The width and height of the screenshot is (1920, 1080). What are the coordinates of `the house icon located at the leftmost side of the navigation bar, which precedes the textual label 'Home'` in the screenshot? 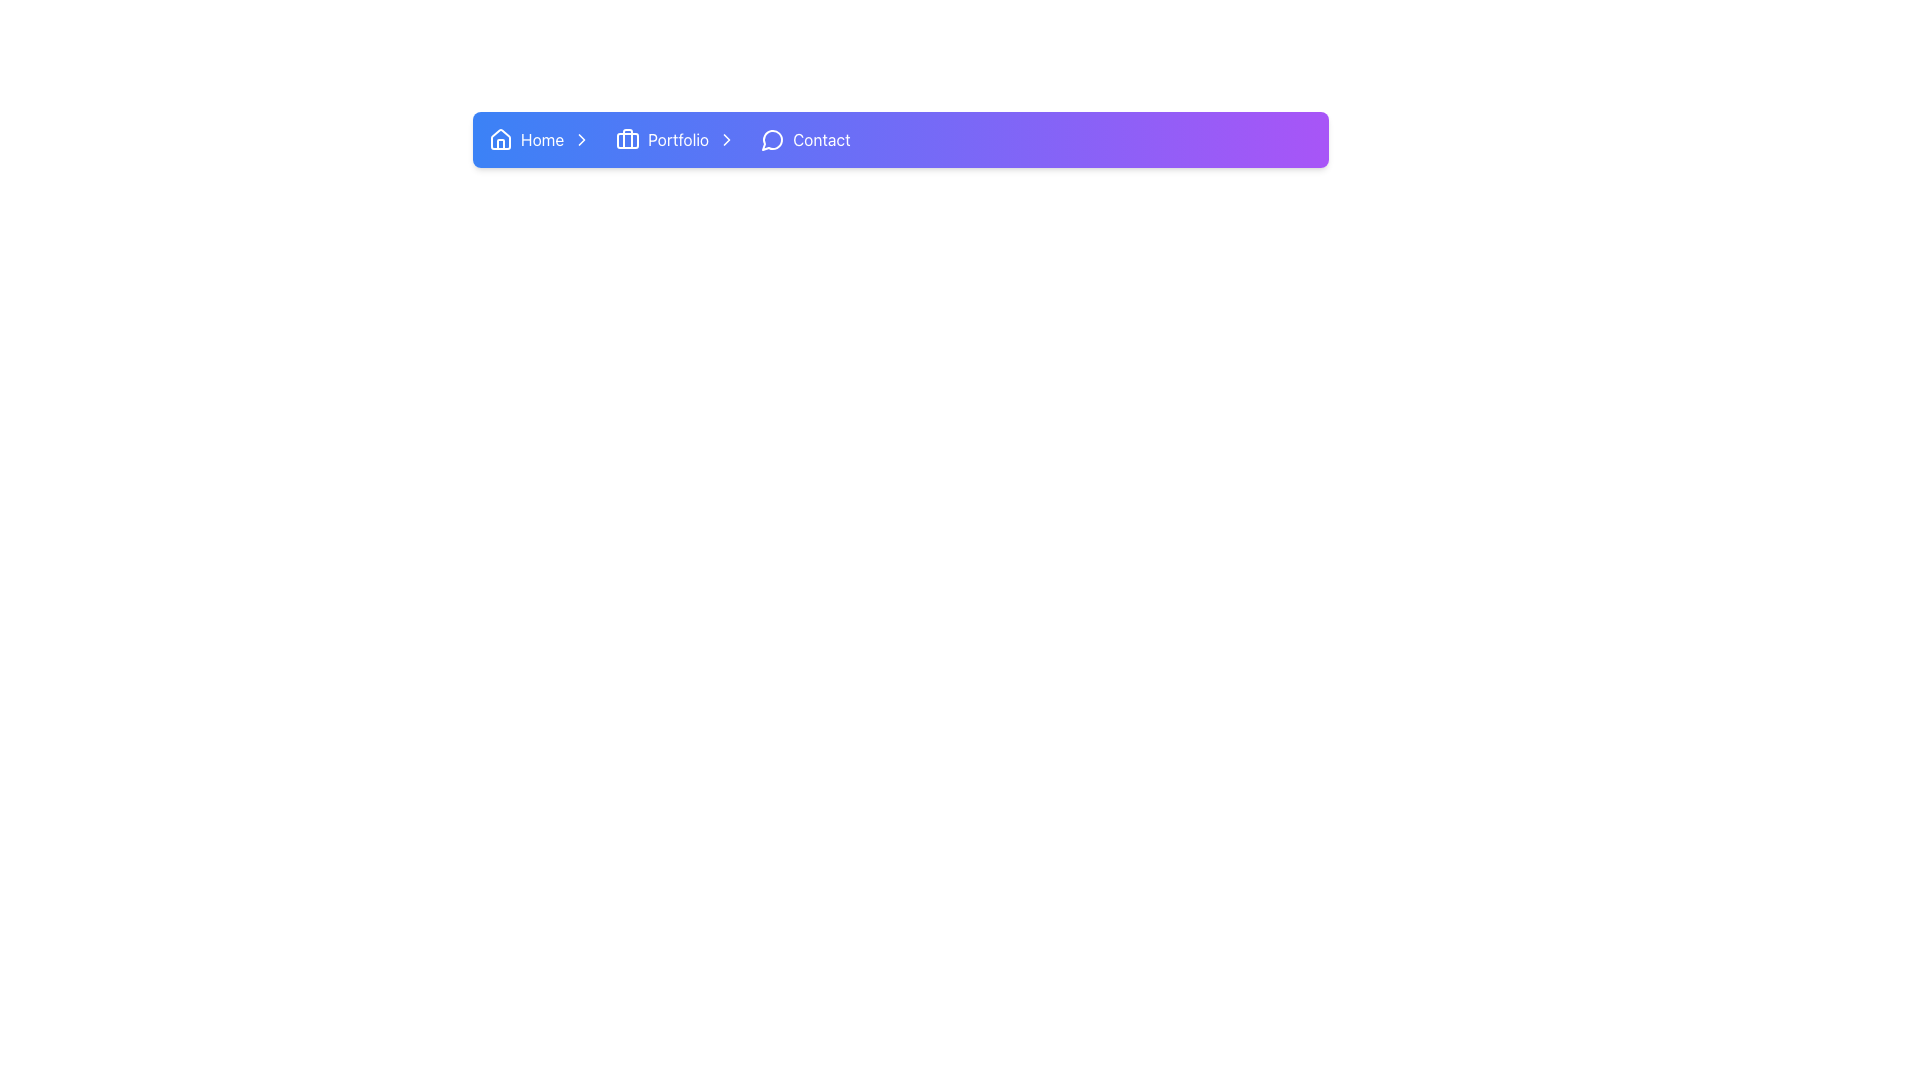 It's located at (500, 137).